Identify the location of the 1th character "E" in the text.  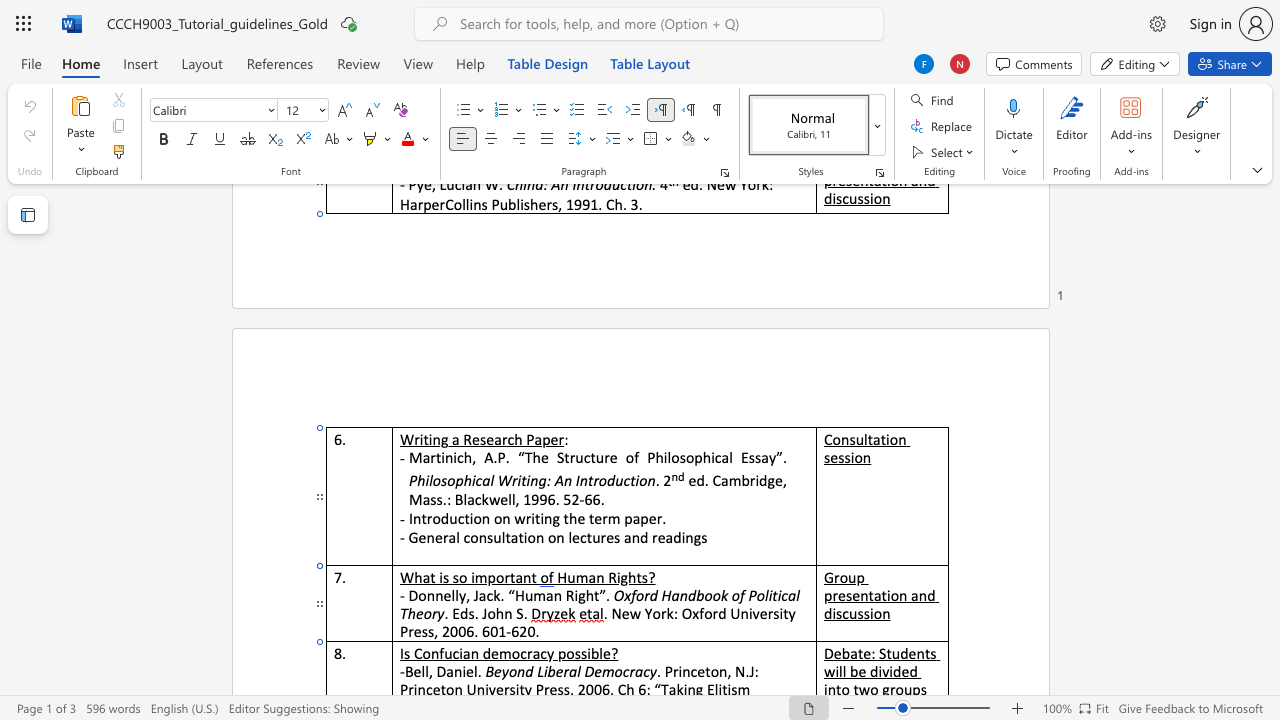
(455, 612).